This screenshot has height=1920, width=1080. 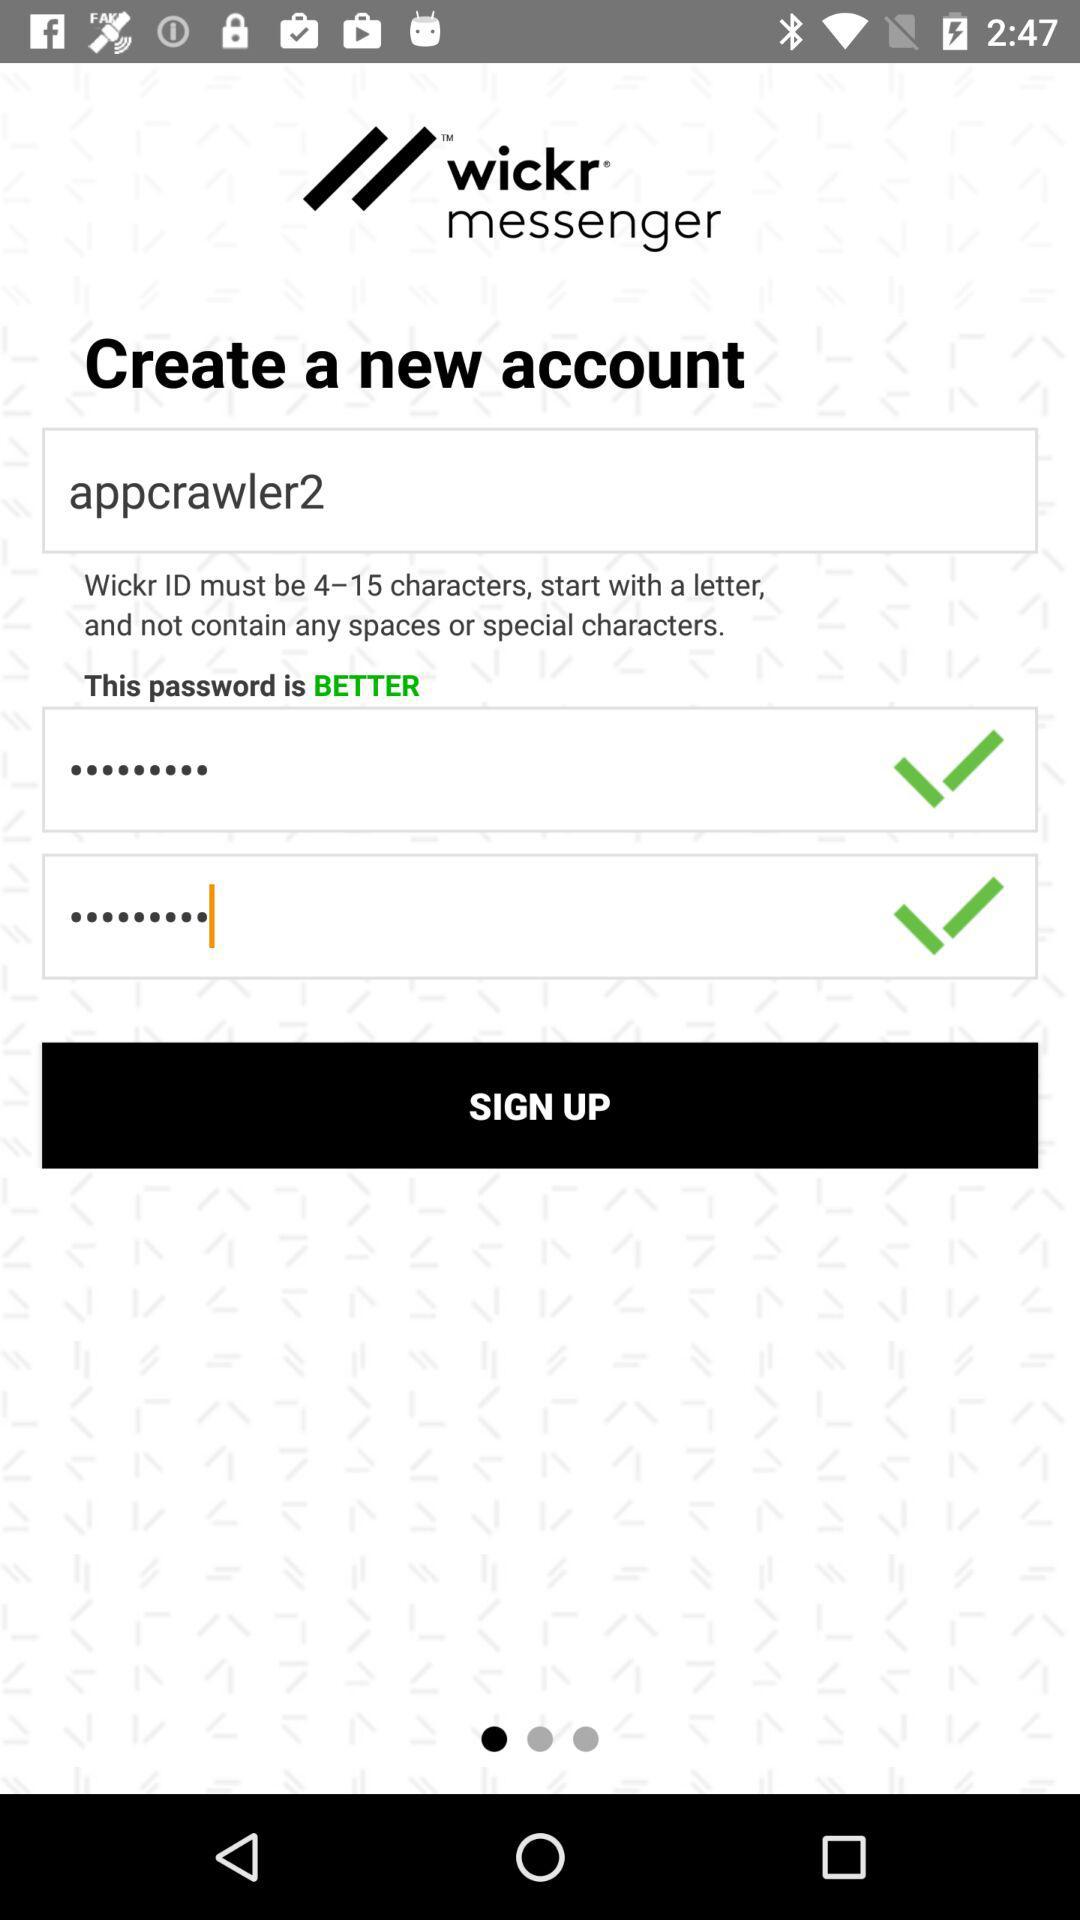 What do you see at coordinates (540, 1104) in the screenshot?
I see `the icon below the crowd3116 icon` at bounding box center [540, 1104].